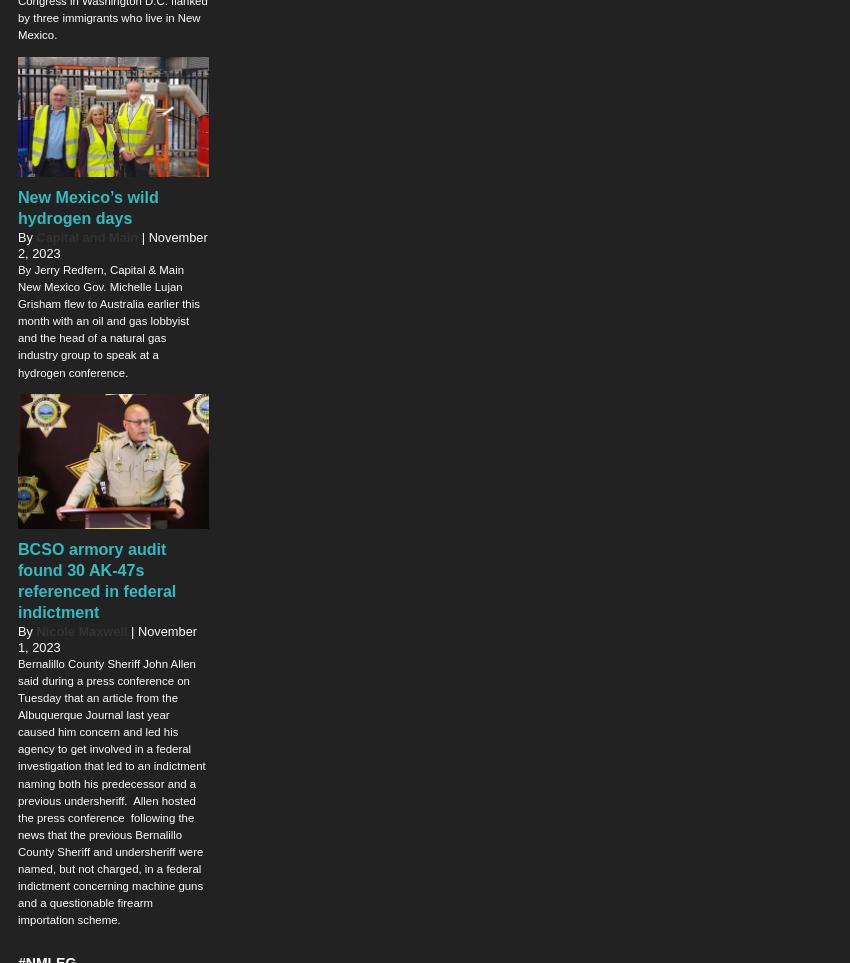 Image resolution: width=850 pixels, height=963 pixels. Describe the element at coordinates (86, 205) in the screenshot. I see `'New Mexico’s wild hydrogen days'` at that location.